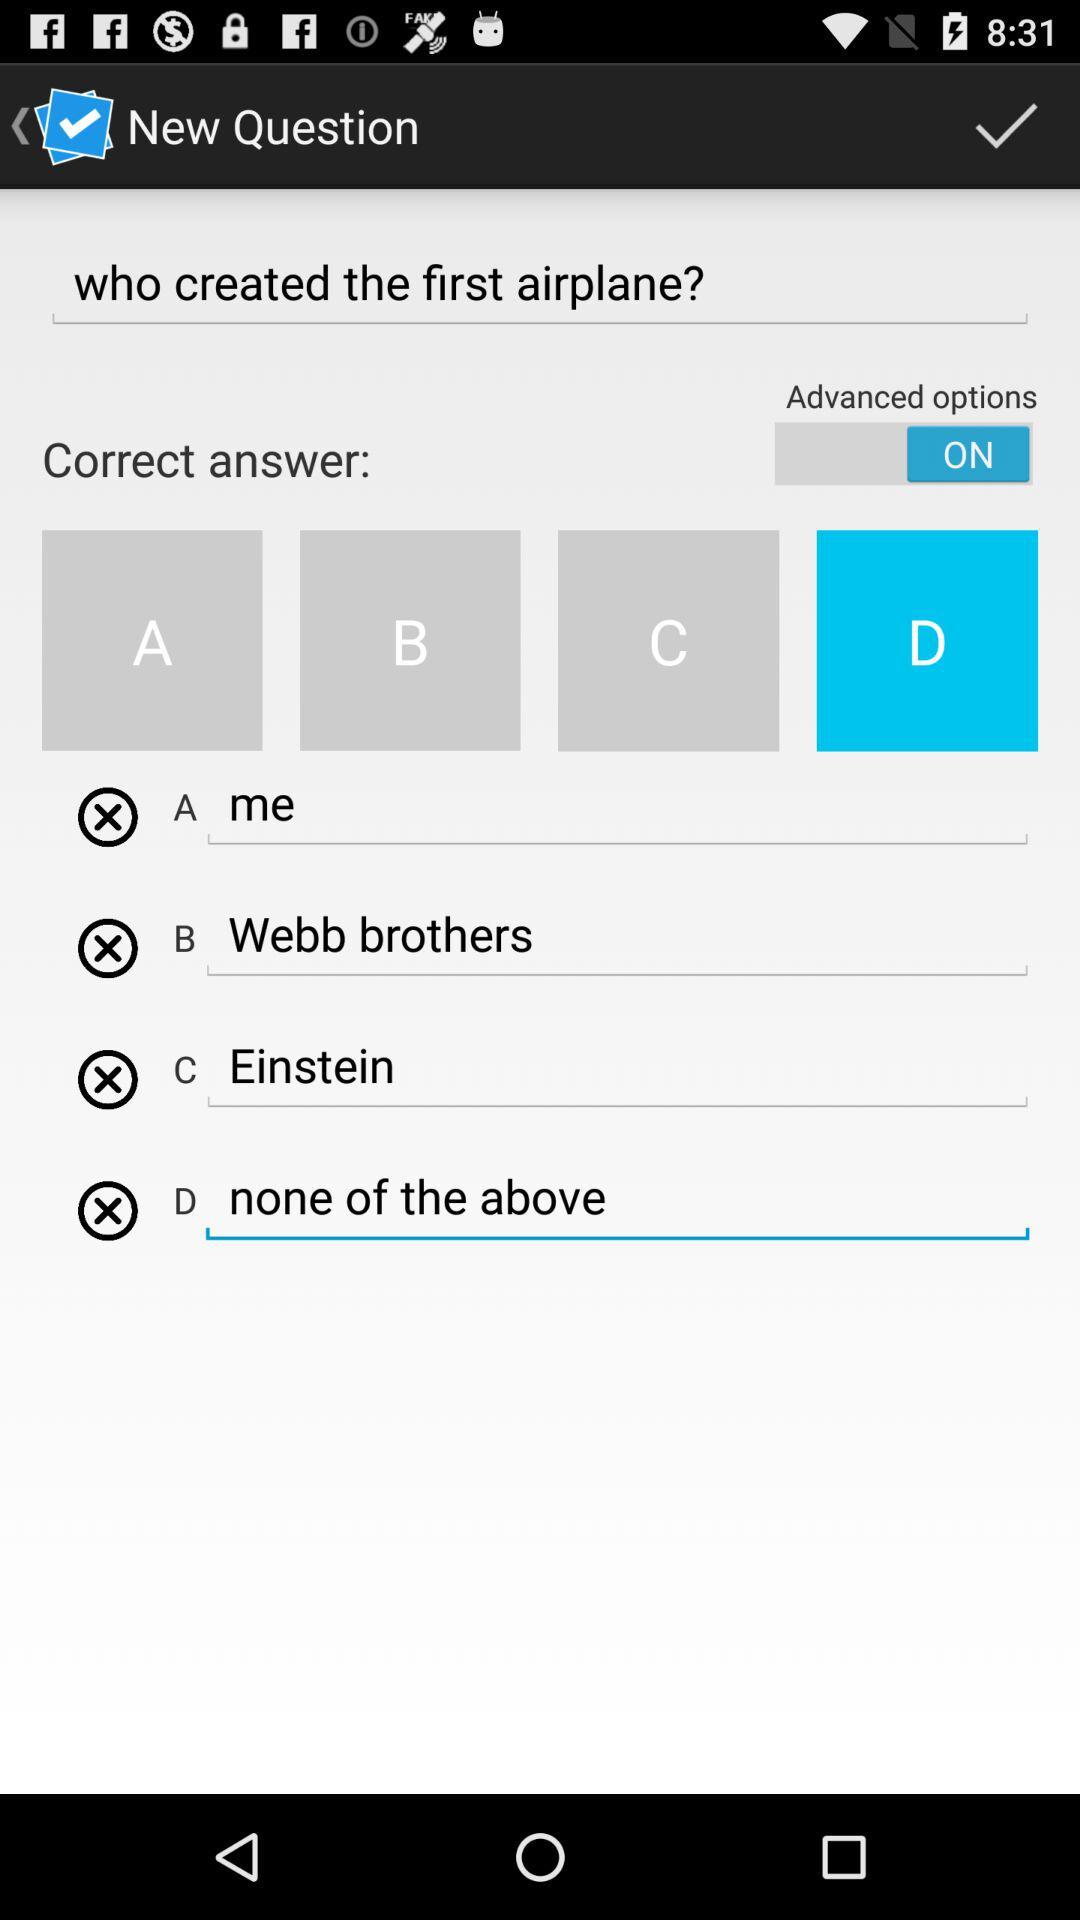 This screenshot has height=1920, width=1080. Describe the element at coordinates (107, 1078) in the screenshot. I see `remove choice c` at that location.